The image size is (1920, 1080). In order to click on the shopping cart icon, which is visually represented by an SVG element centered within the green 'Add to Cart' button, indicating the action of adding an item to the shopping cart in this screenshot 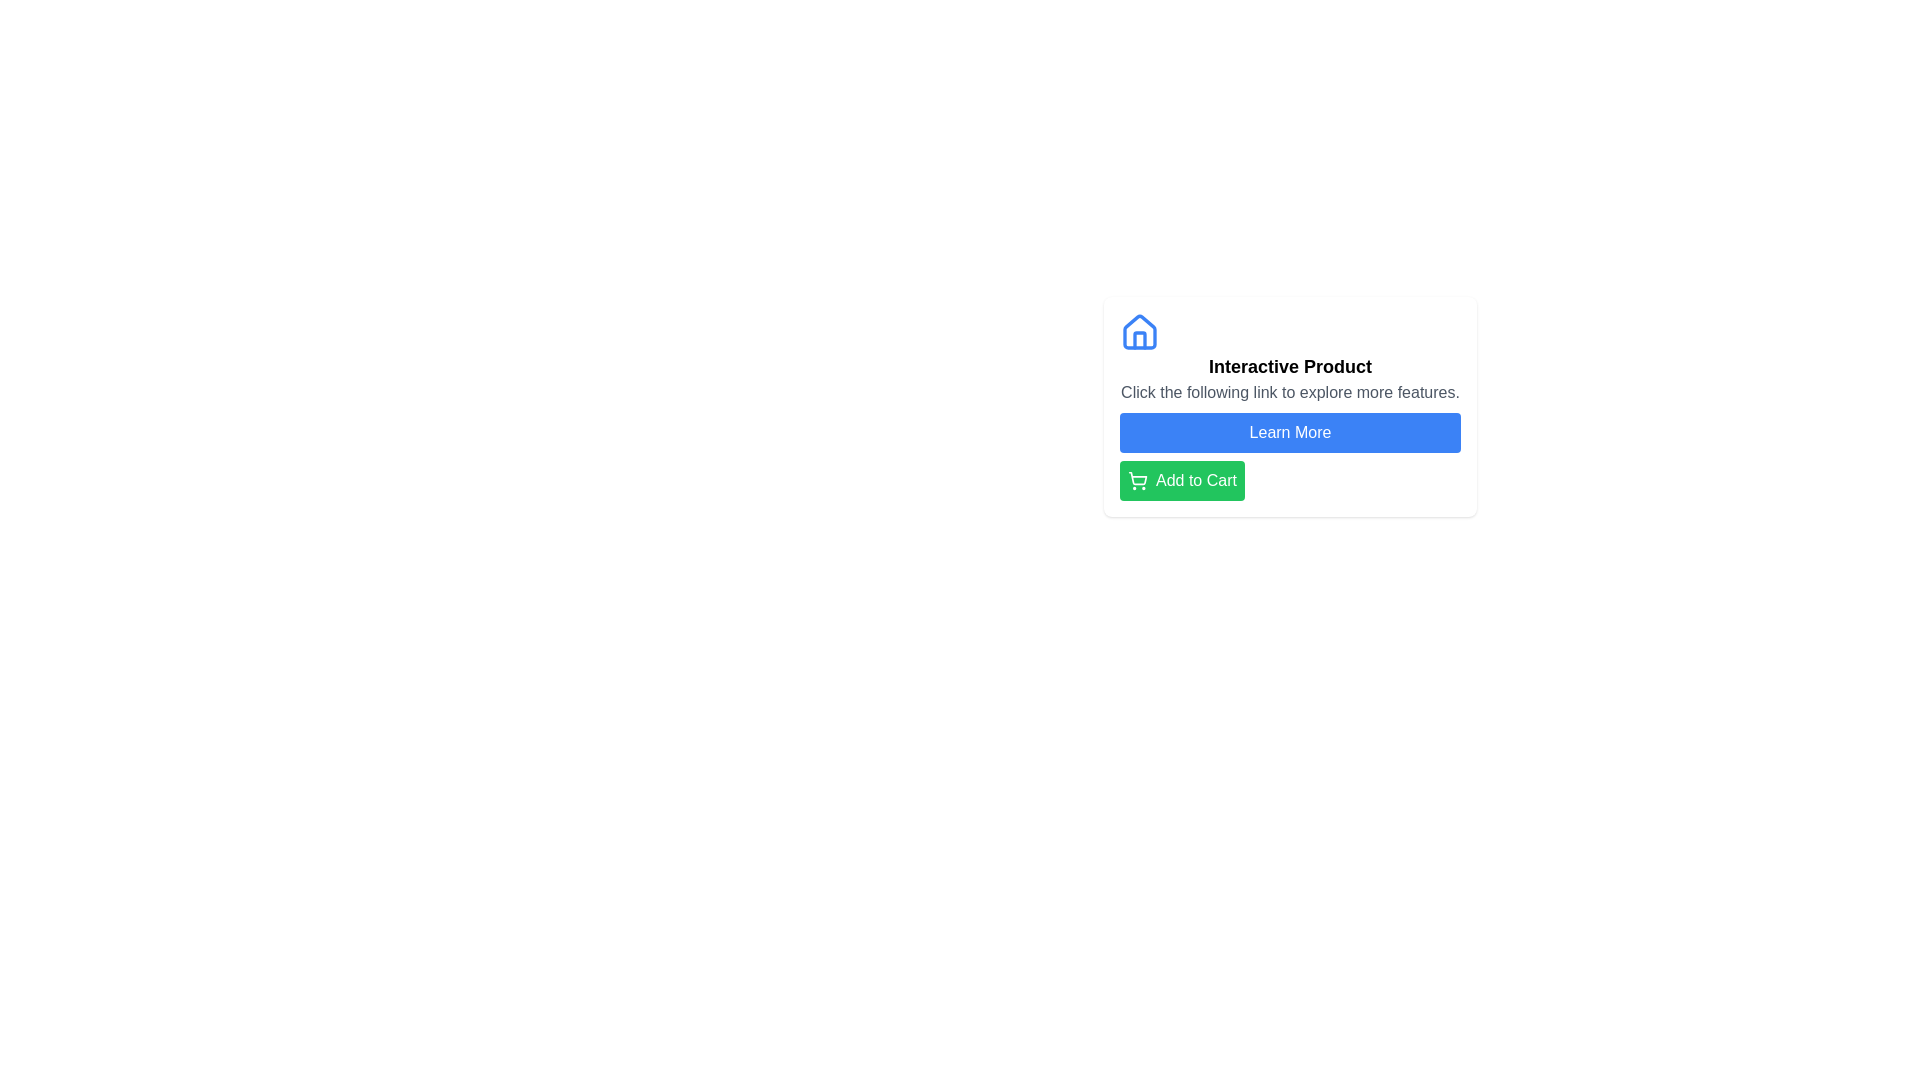, I will do `click(1137, 478)`.